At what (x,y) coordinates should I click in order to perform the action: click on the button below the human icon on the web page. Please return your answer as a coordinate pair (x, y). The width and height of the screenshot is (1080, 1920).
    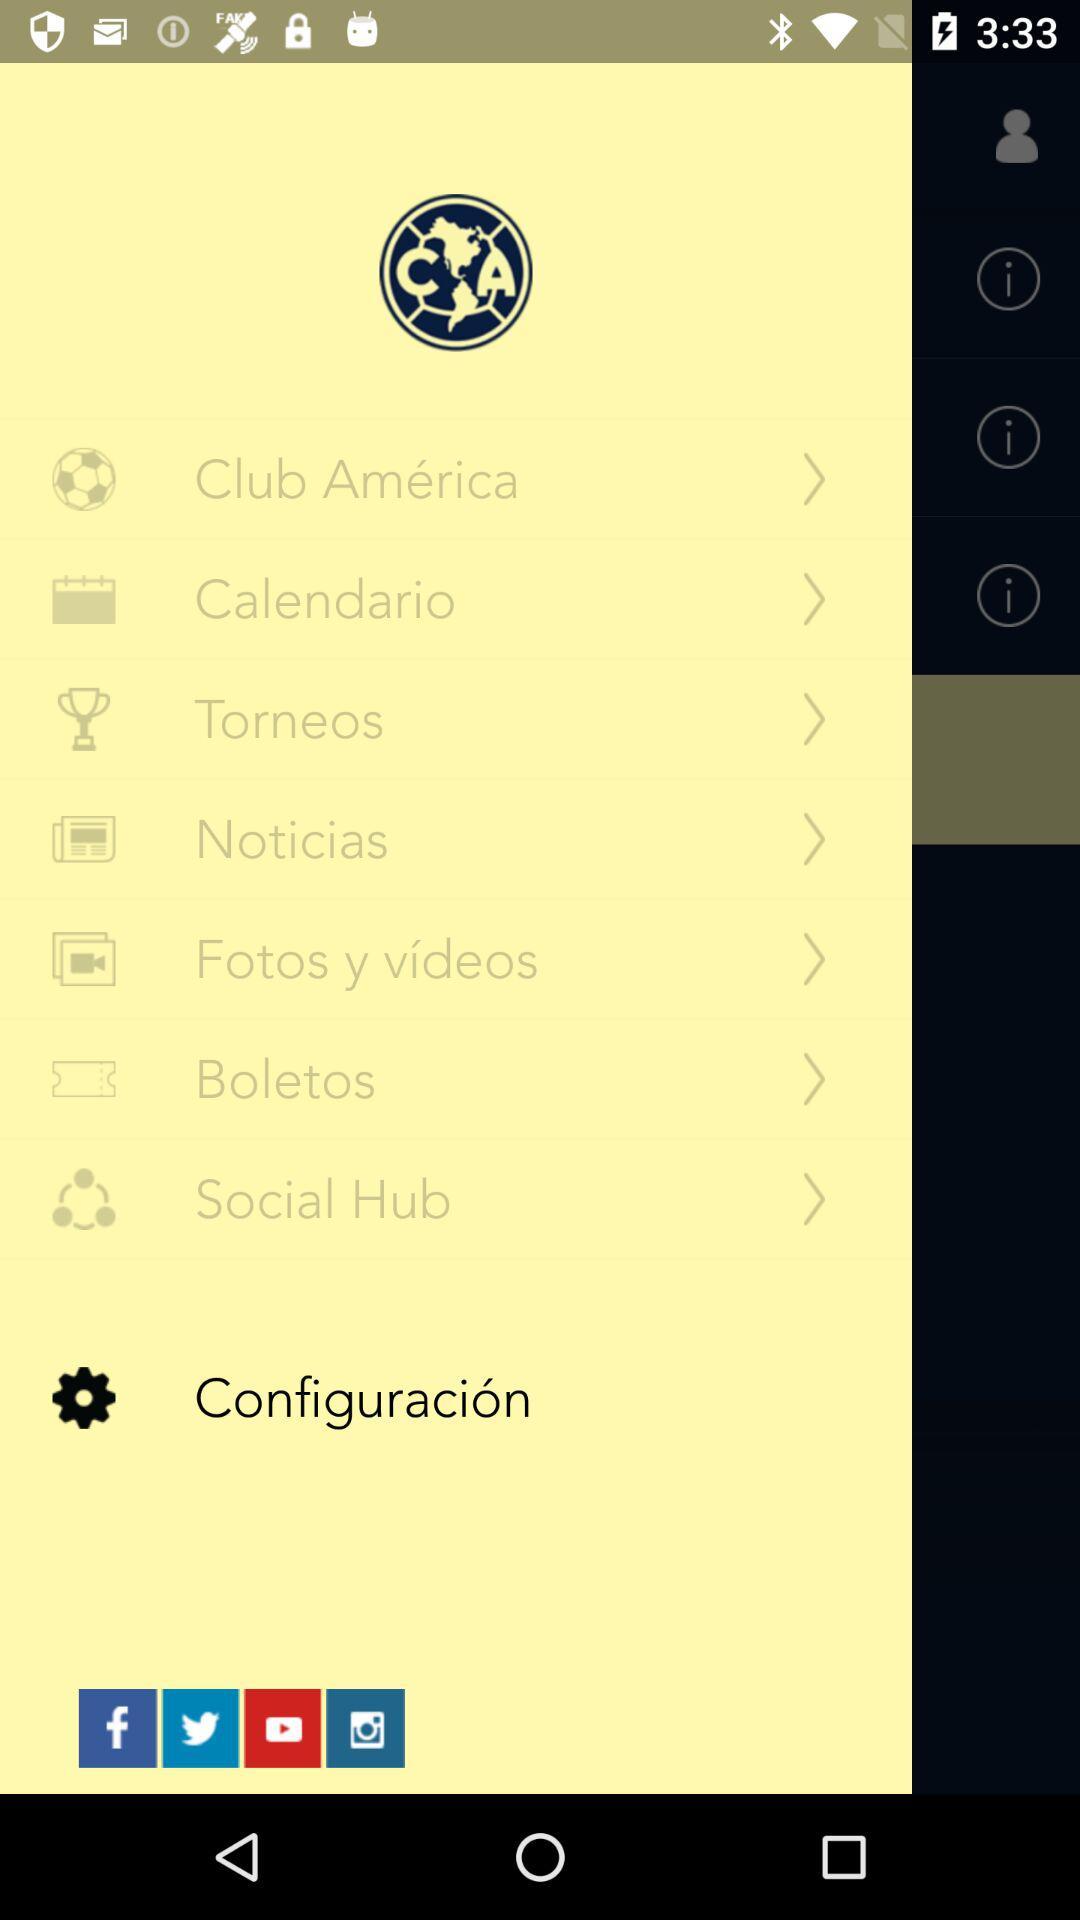
    Looking at the image, I should click on (1008, 278).